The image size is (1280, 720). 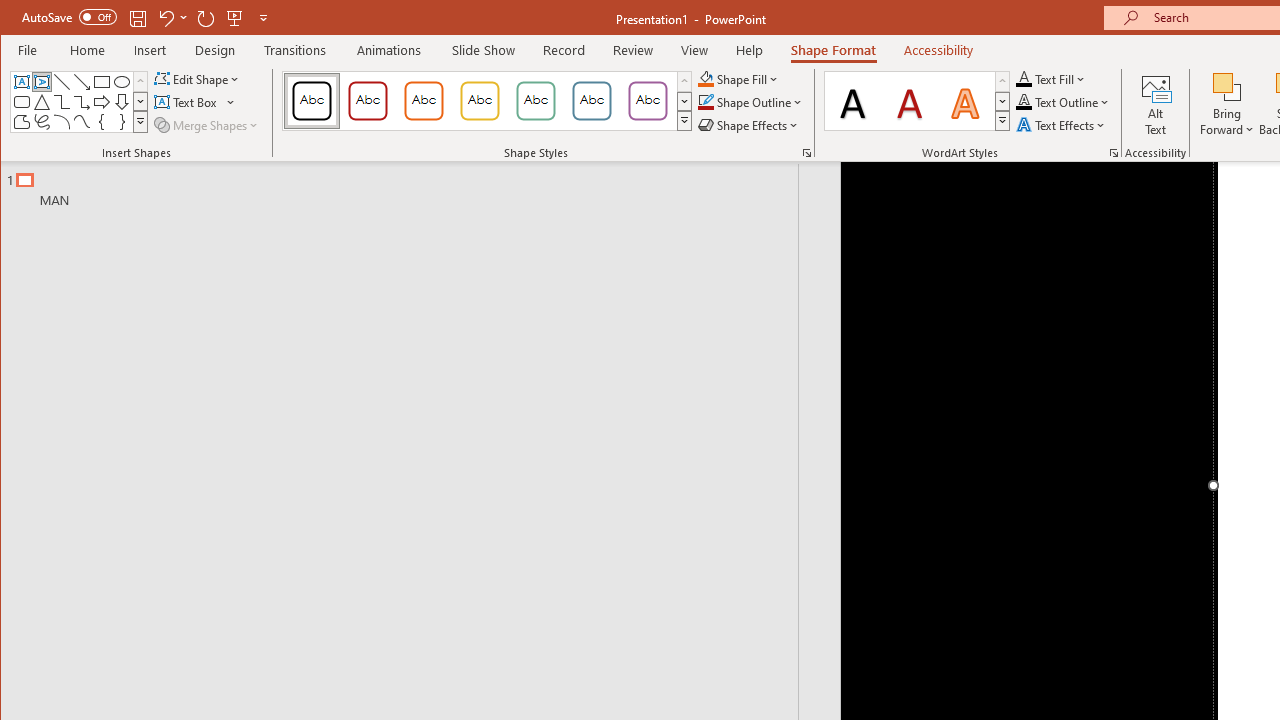 What do you see at coordinates (1061, 125) in the screenshot?
I see `'Text Effects'` at bounding box center [1061, 125].